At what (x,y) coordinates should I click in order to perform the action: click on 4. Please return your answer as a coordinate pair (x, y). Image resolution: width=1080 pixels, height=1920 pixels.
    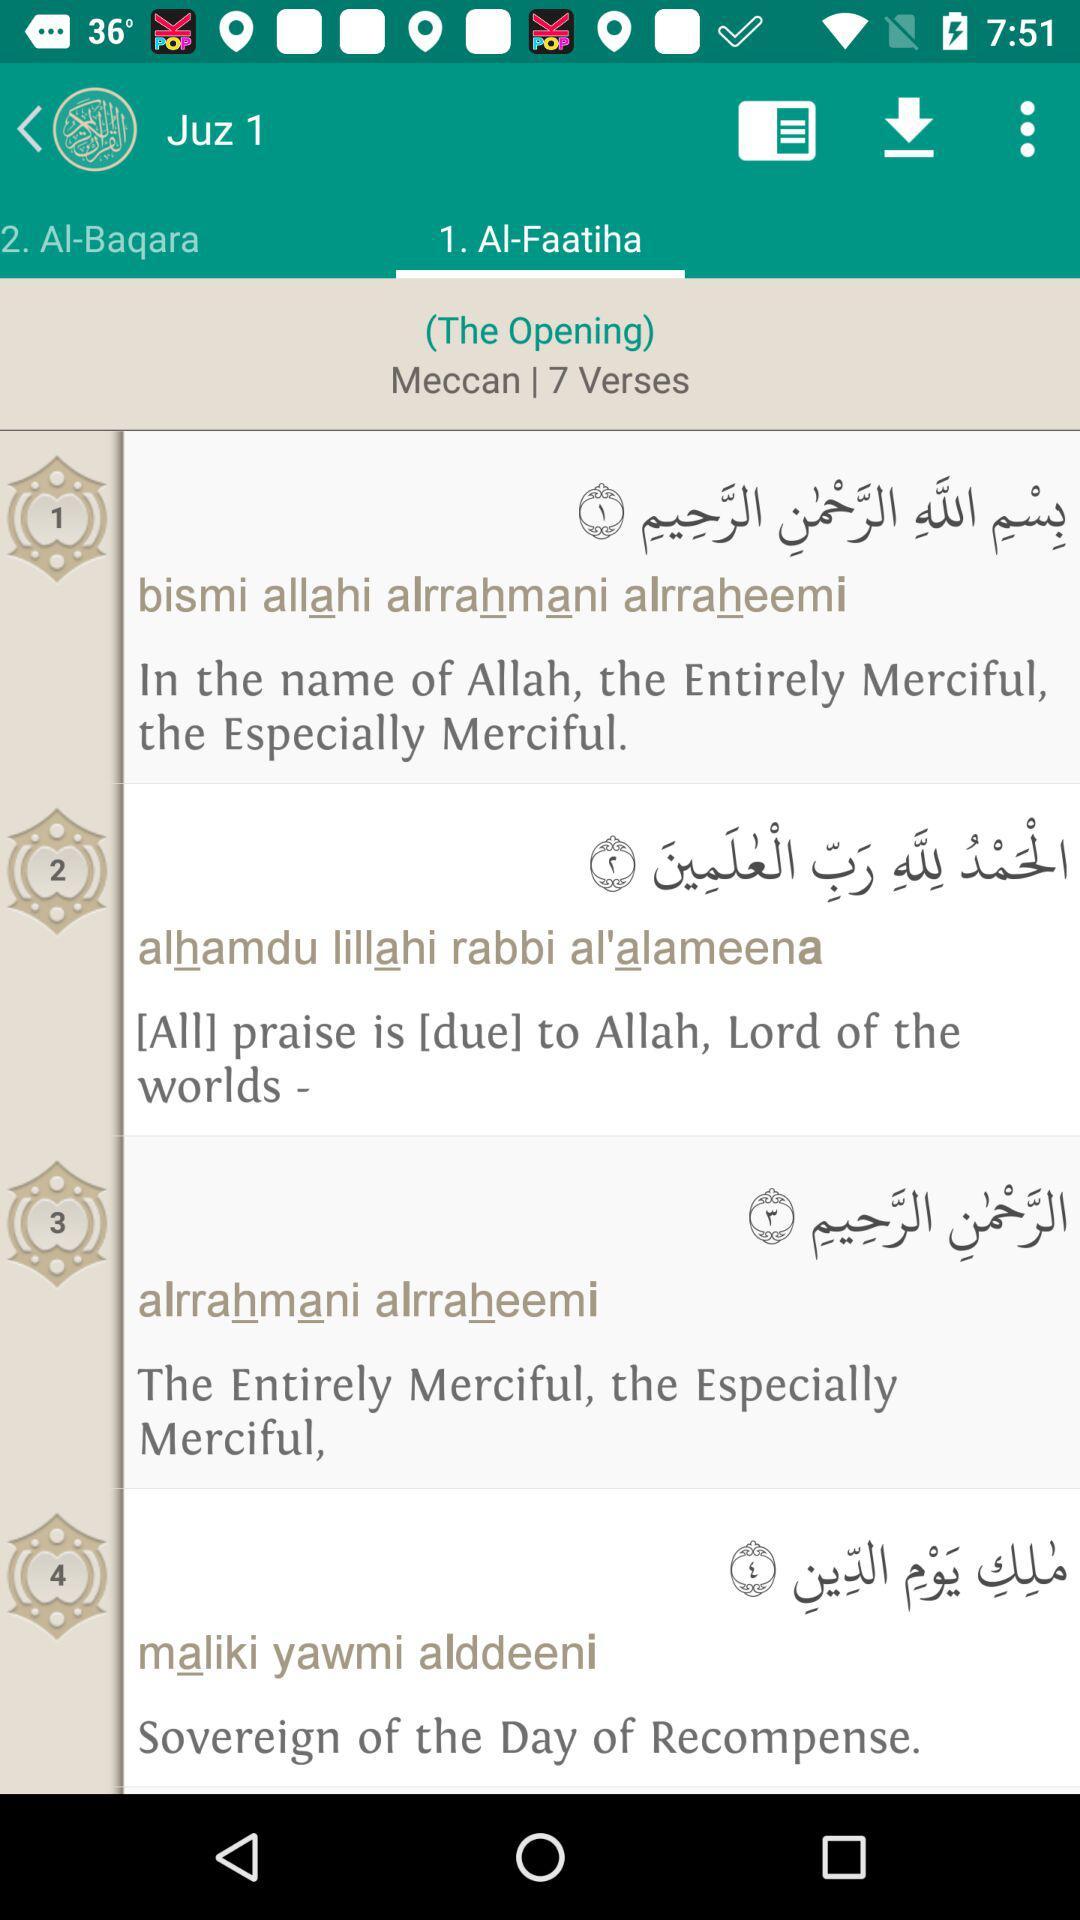
    Looking at the image, I should click on (56, 1575).